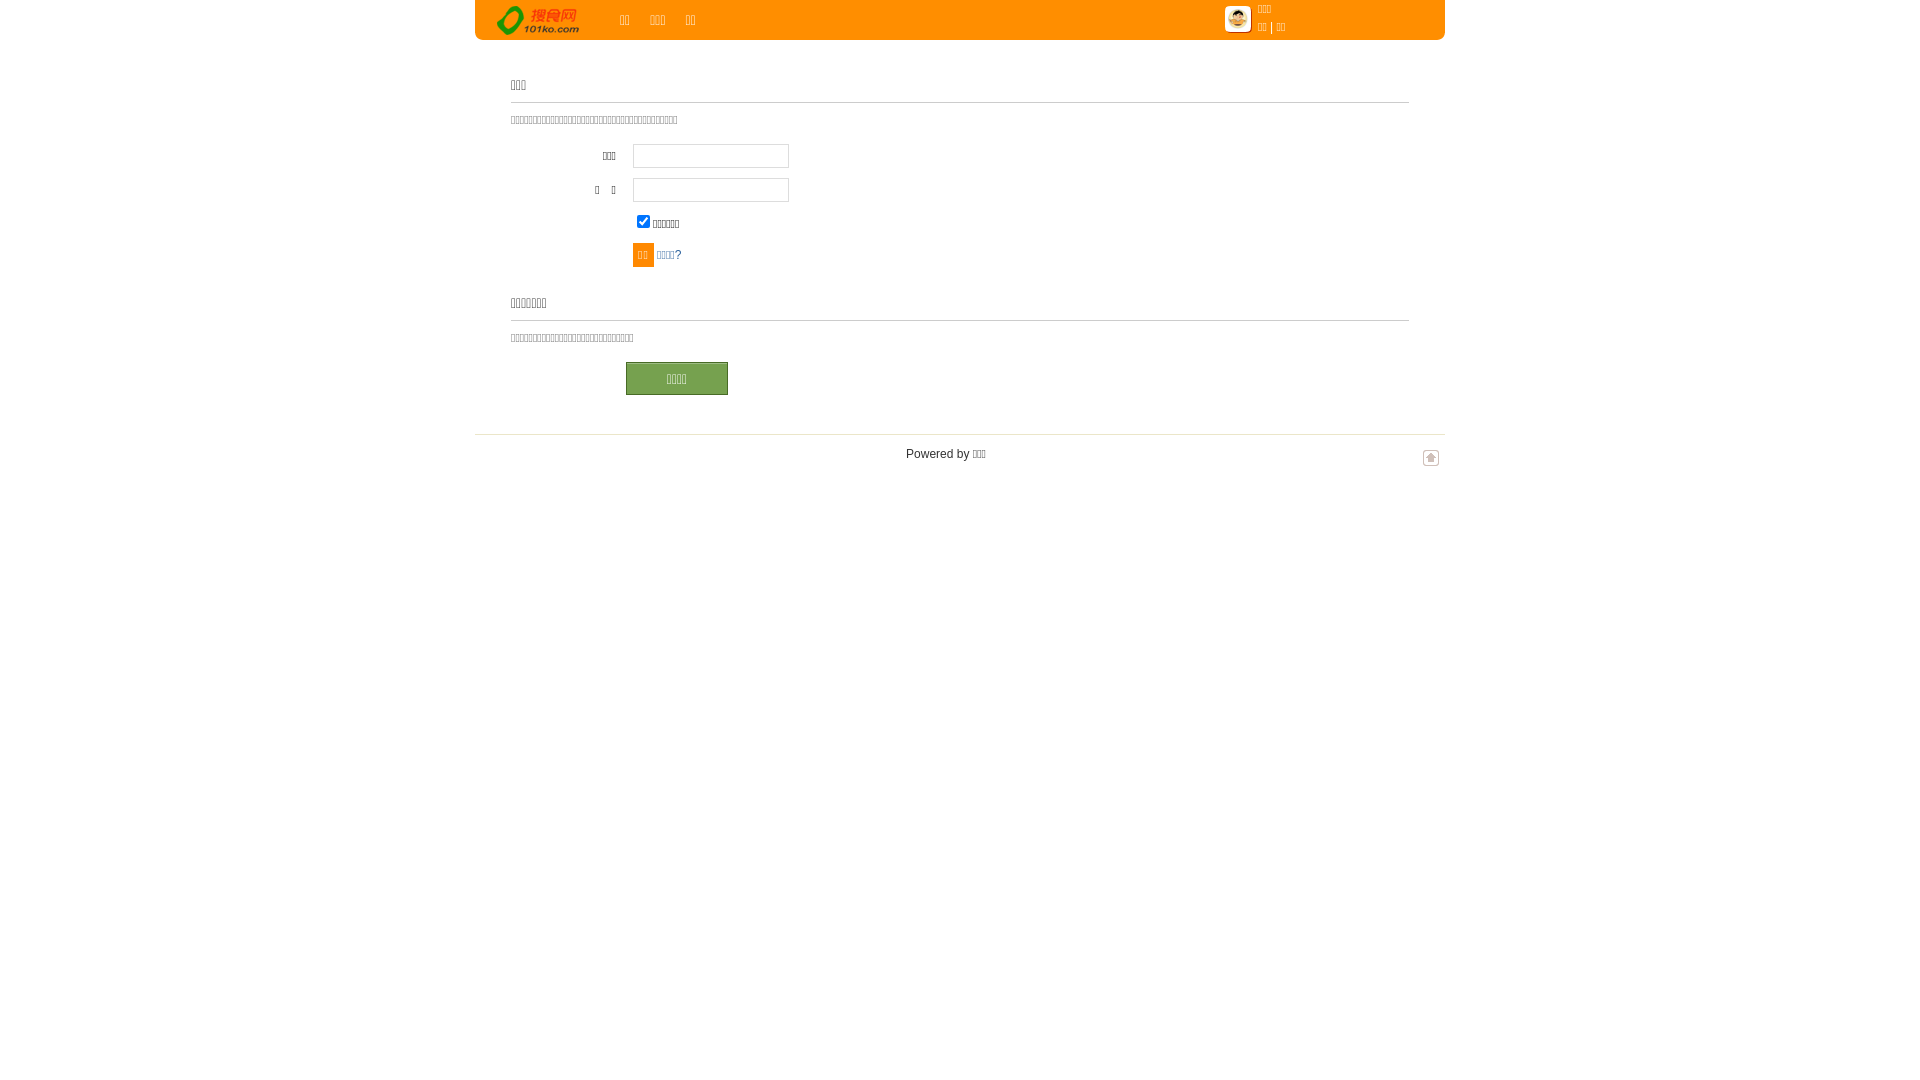 The image size is (1920, 1080). Describe the element at coordinates (1429, 467) in the screenshot. I see `'TOP'` at that location.